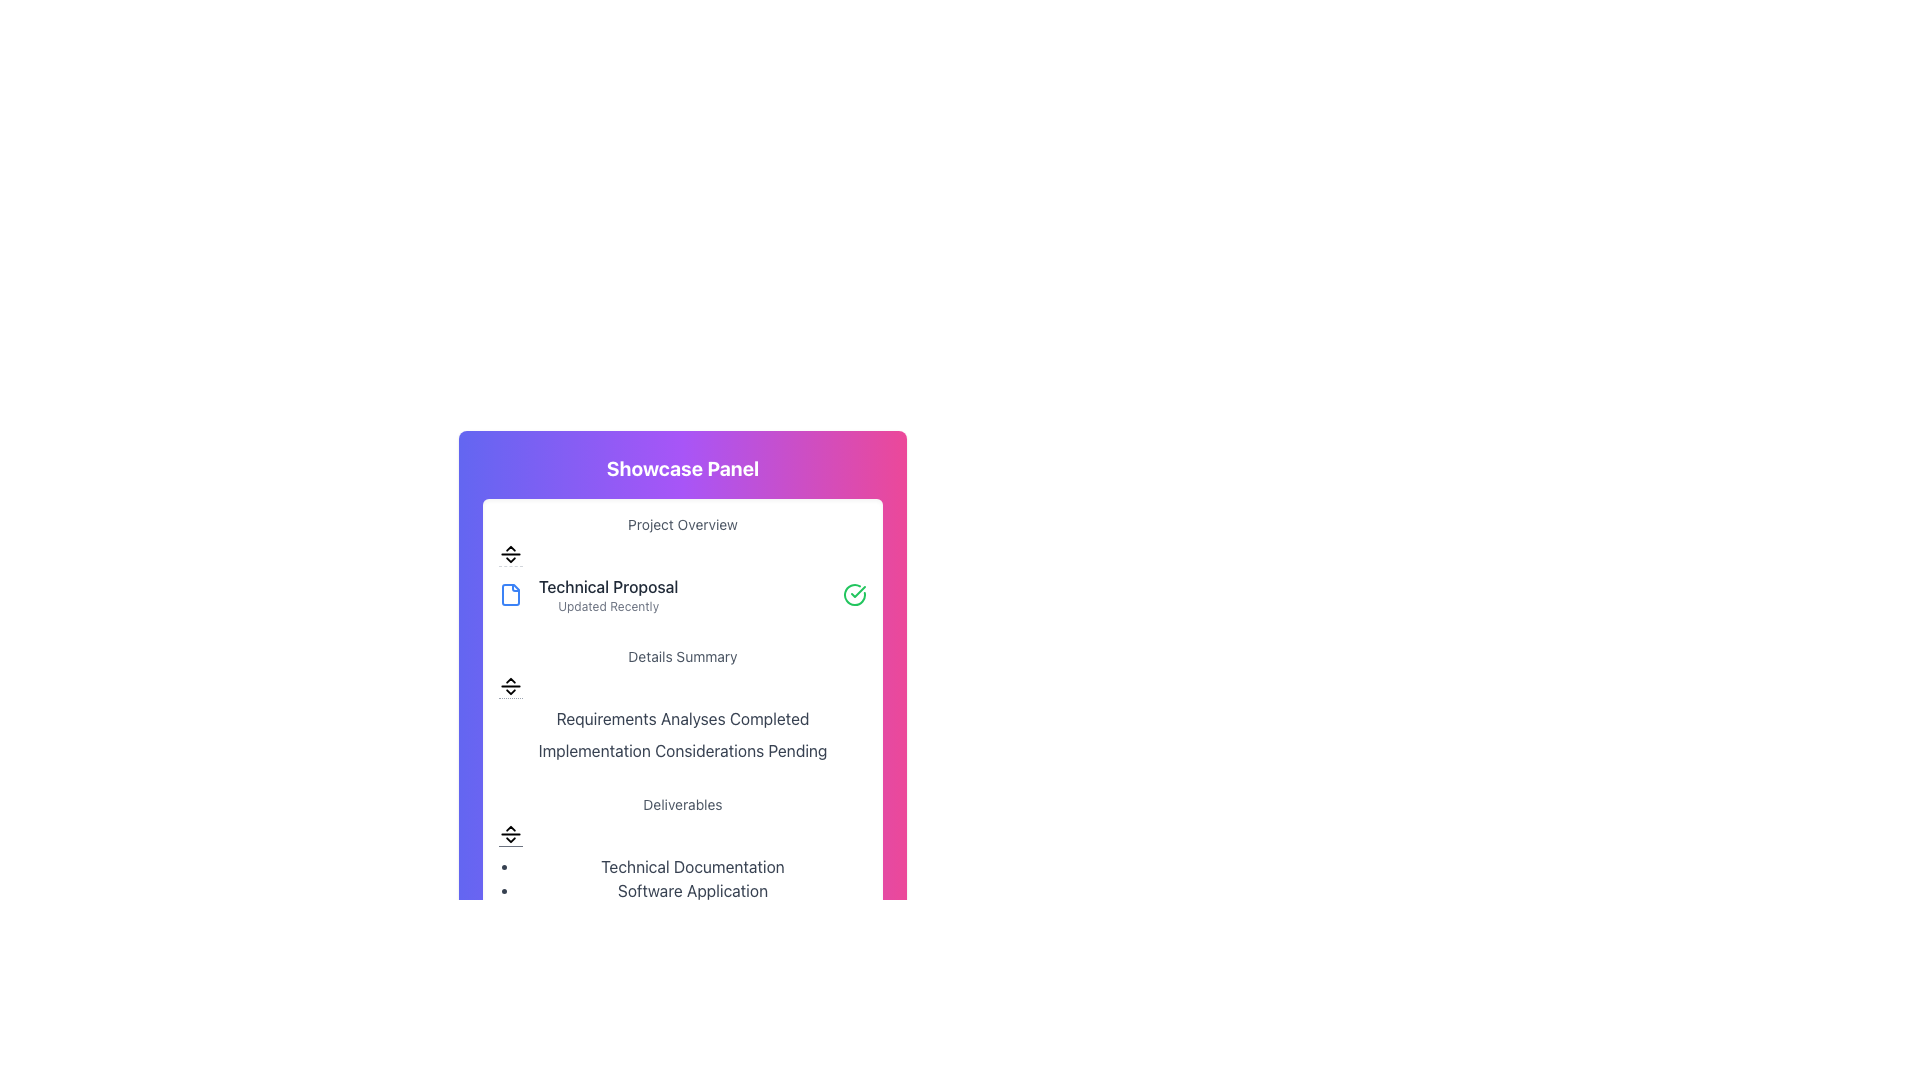 This screenshot has height=1080, width=1920. I want to click on the second list item representing a technical proposal, so click(682, 564).